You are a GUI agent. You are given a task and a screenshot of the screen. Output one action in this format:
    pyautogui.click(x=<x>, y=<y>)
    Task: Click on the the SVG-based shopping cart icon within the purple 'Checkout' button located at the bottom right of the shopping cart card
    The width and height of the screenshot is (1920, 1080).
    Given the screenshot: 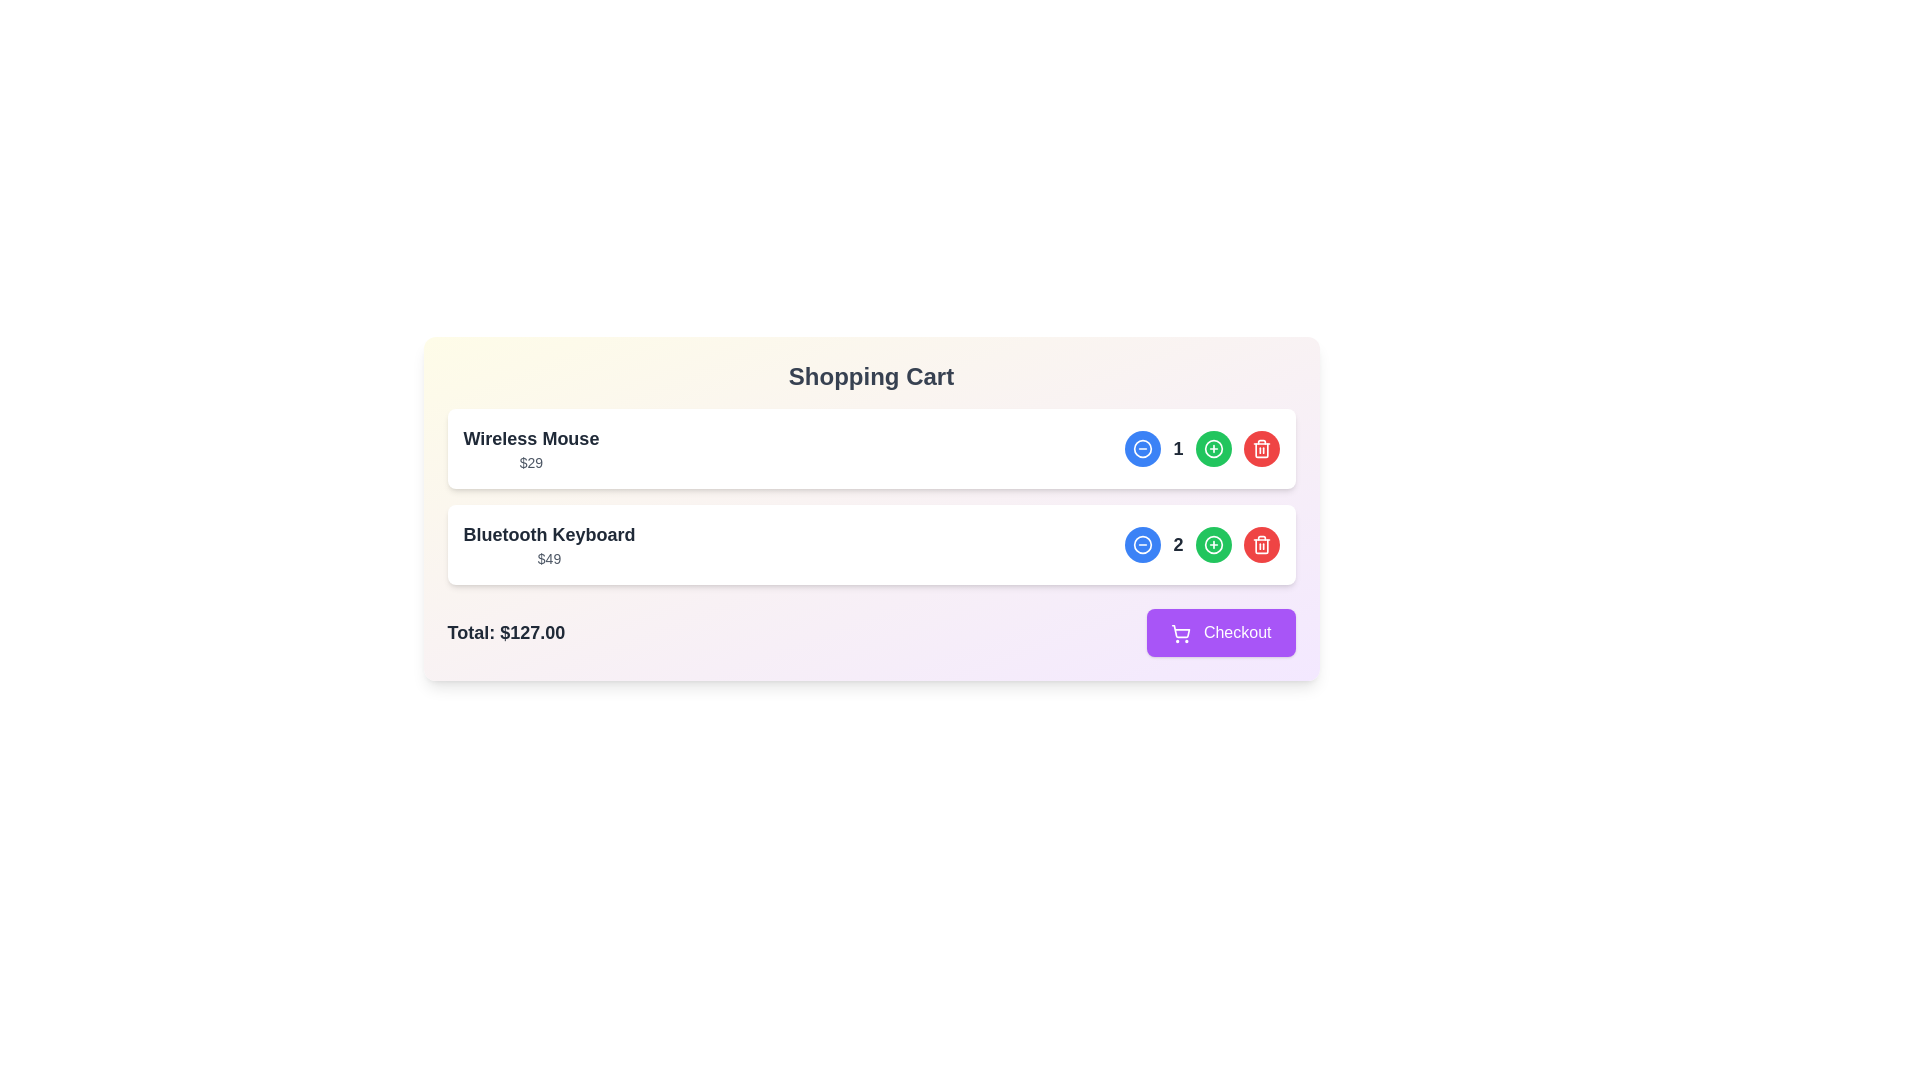 What is the action you would take?
    pyautogui.click(x=1181, y=631)
    